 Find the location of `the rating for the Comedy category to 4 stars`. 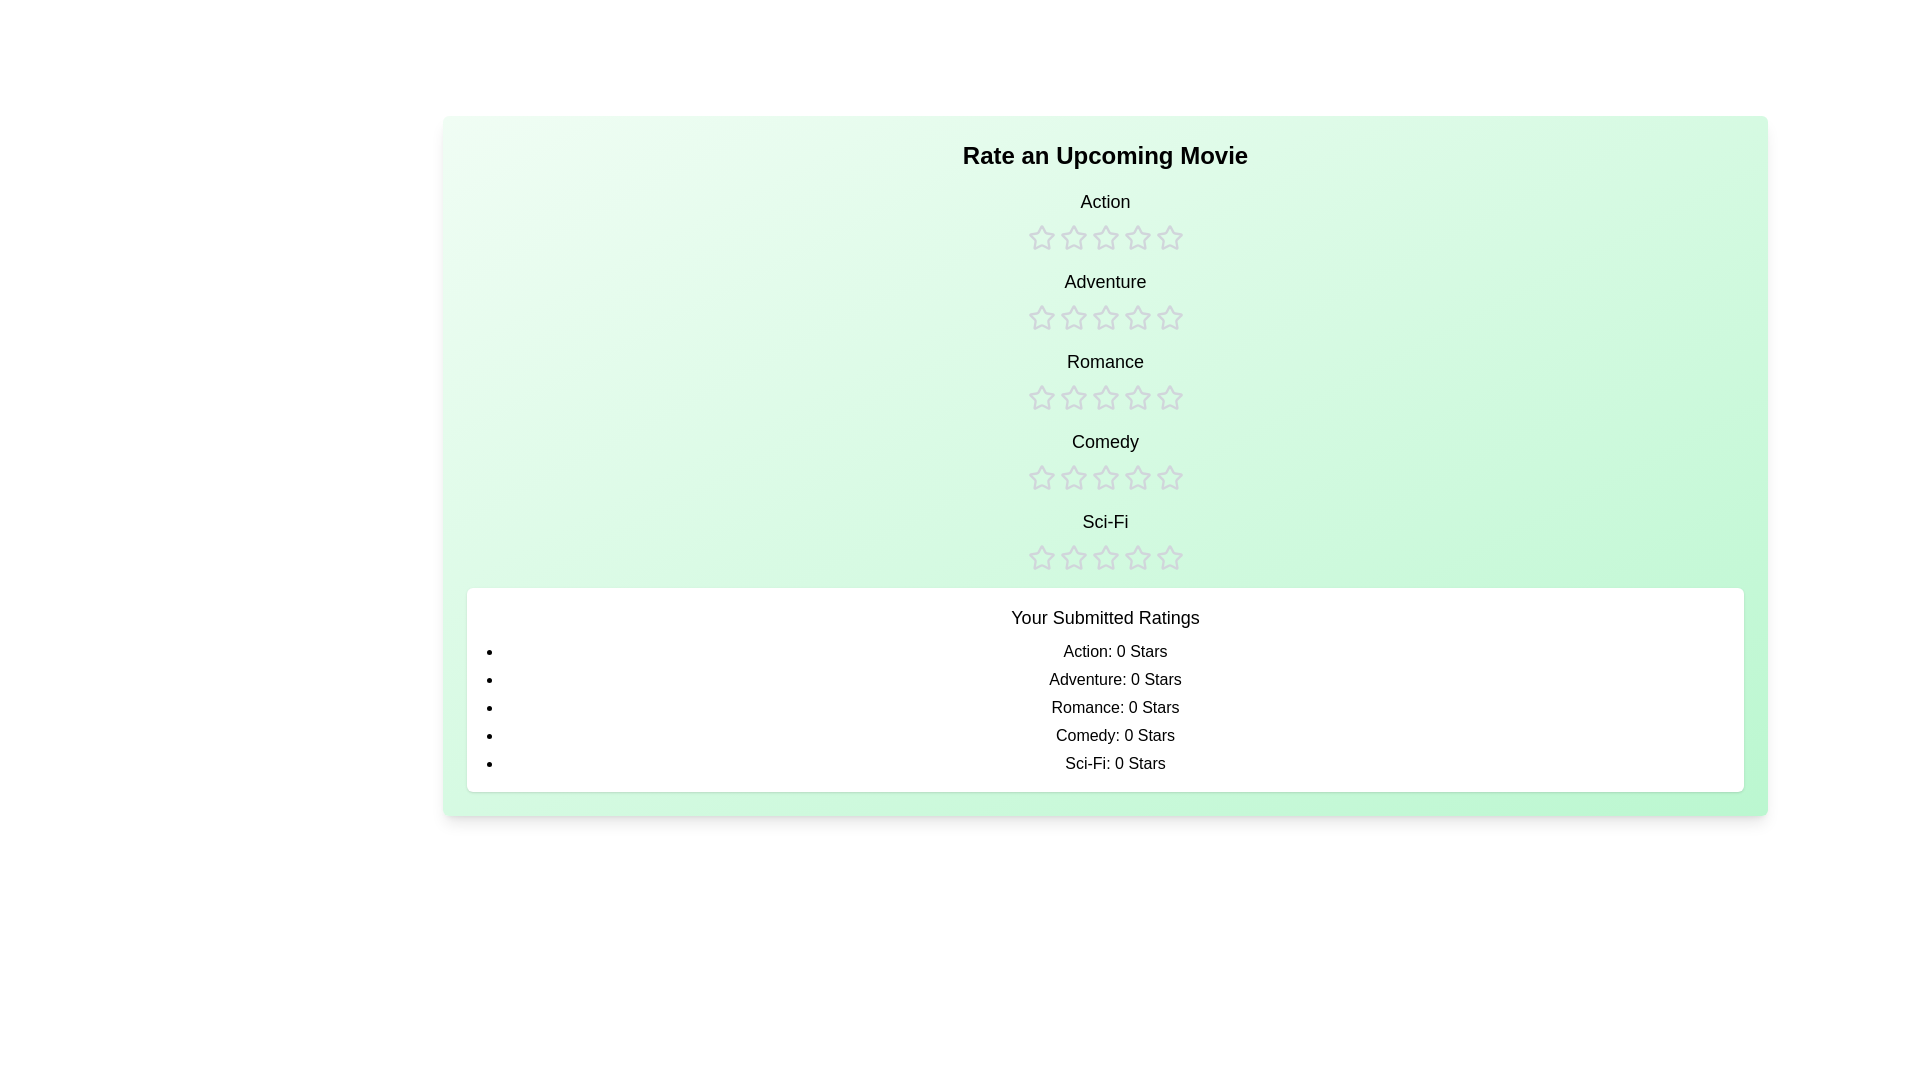

the rating for the Comedy category to 4 stars is located at coordinates (1137, 459).